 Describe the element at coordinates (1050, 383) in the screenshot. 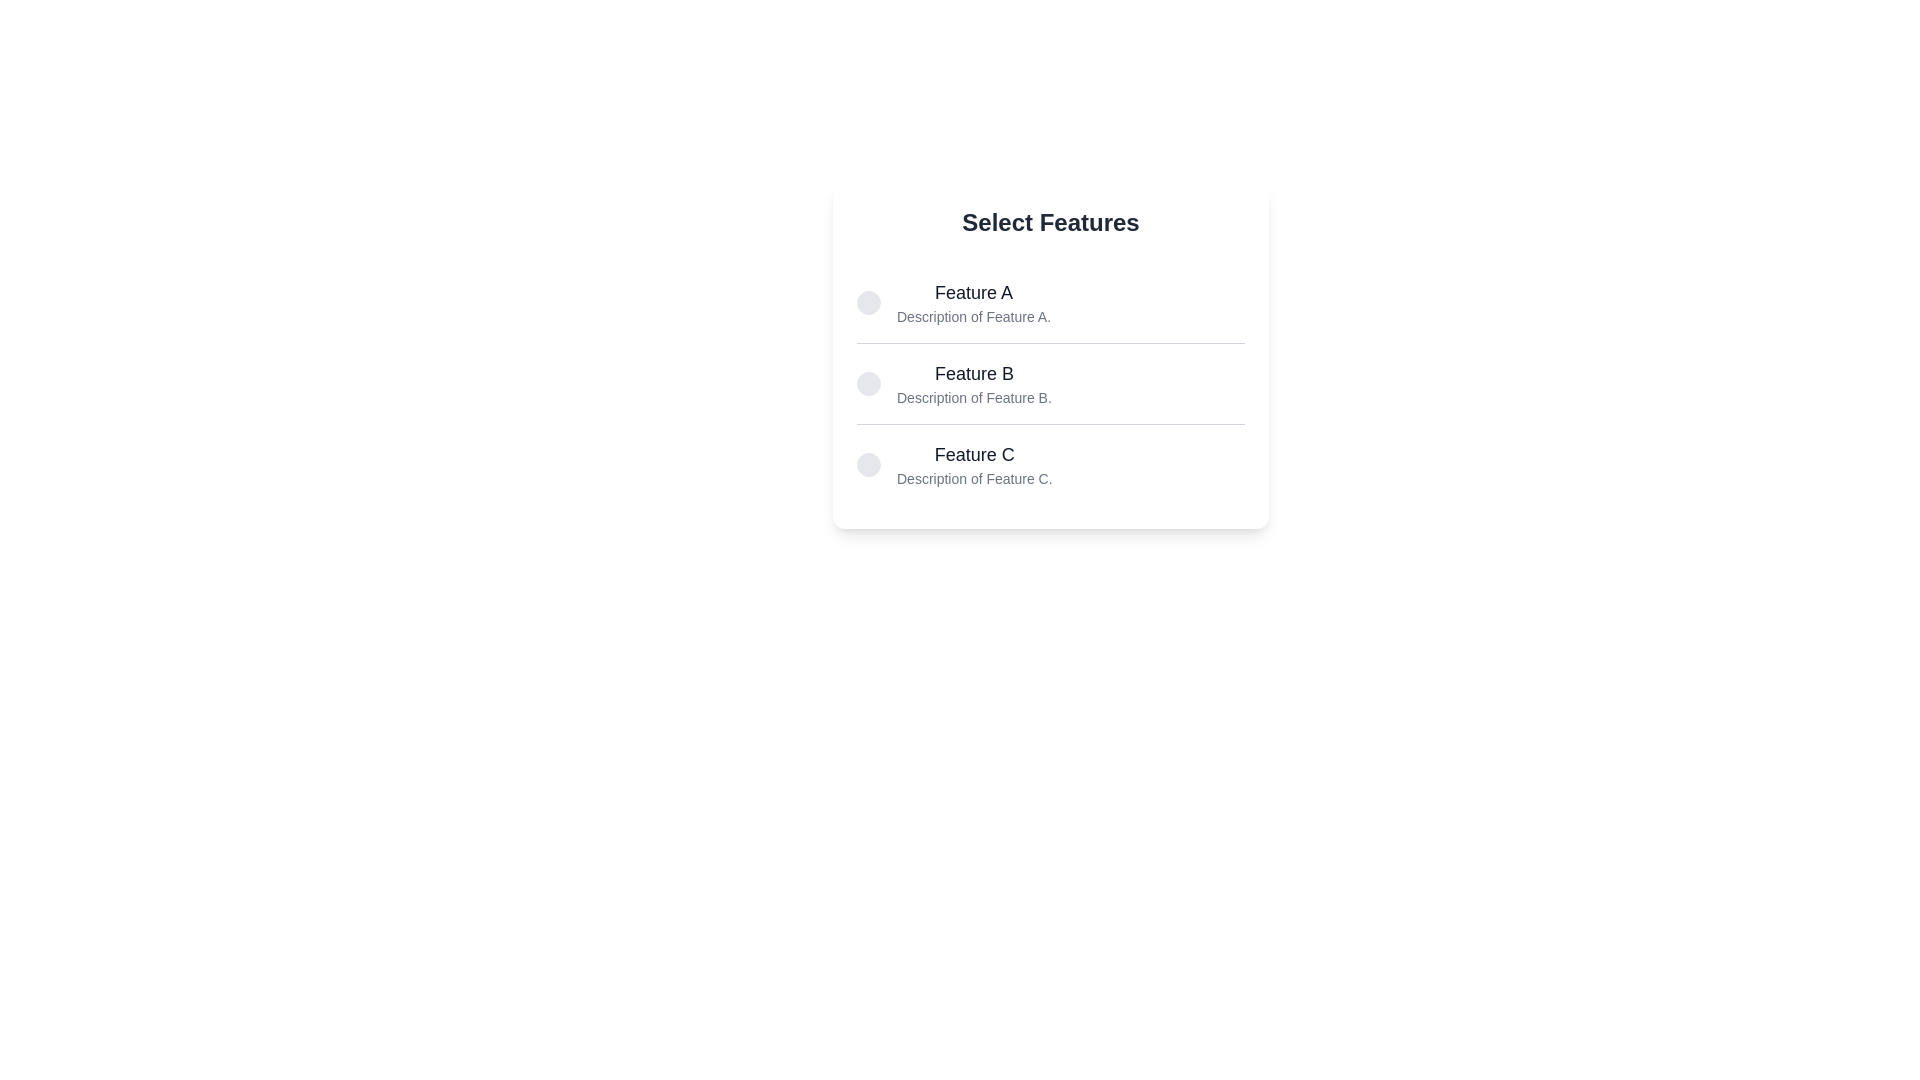

I see `the list item titled 'Feature B' which contains a description 'Description of Feature B.' and has a gray circle to its left side` at that location.